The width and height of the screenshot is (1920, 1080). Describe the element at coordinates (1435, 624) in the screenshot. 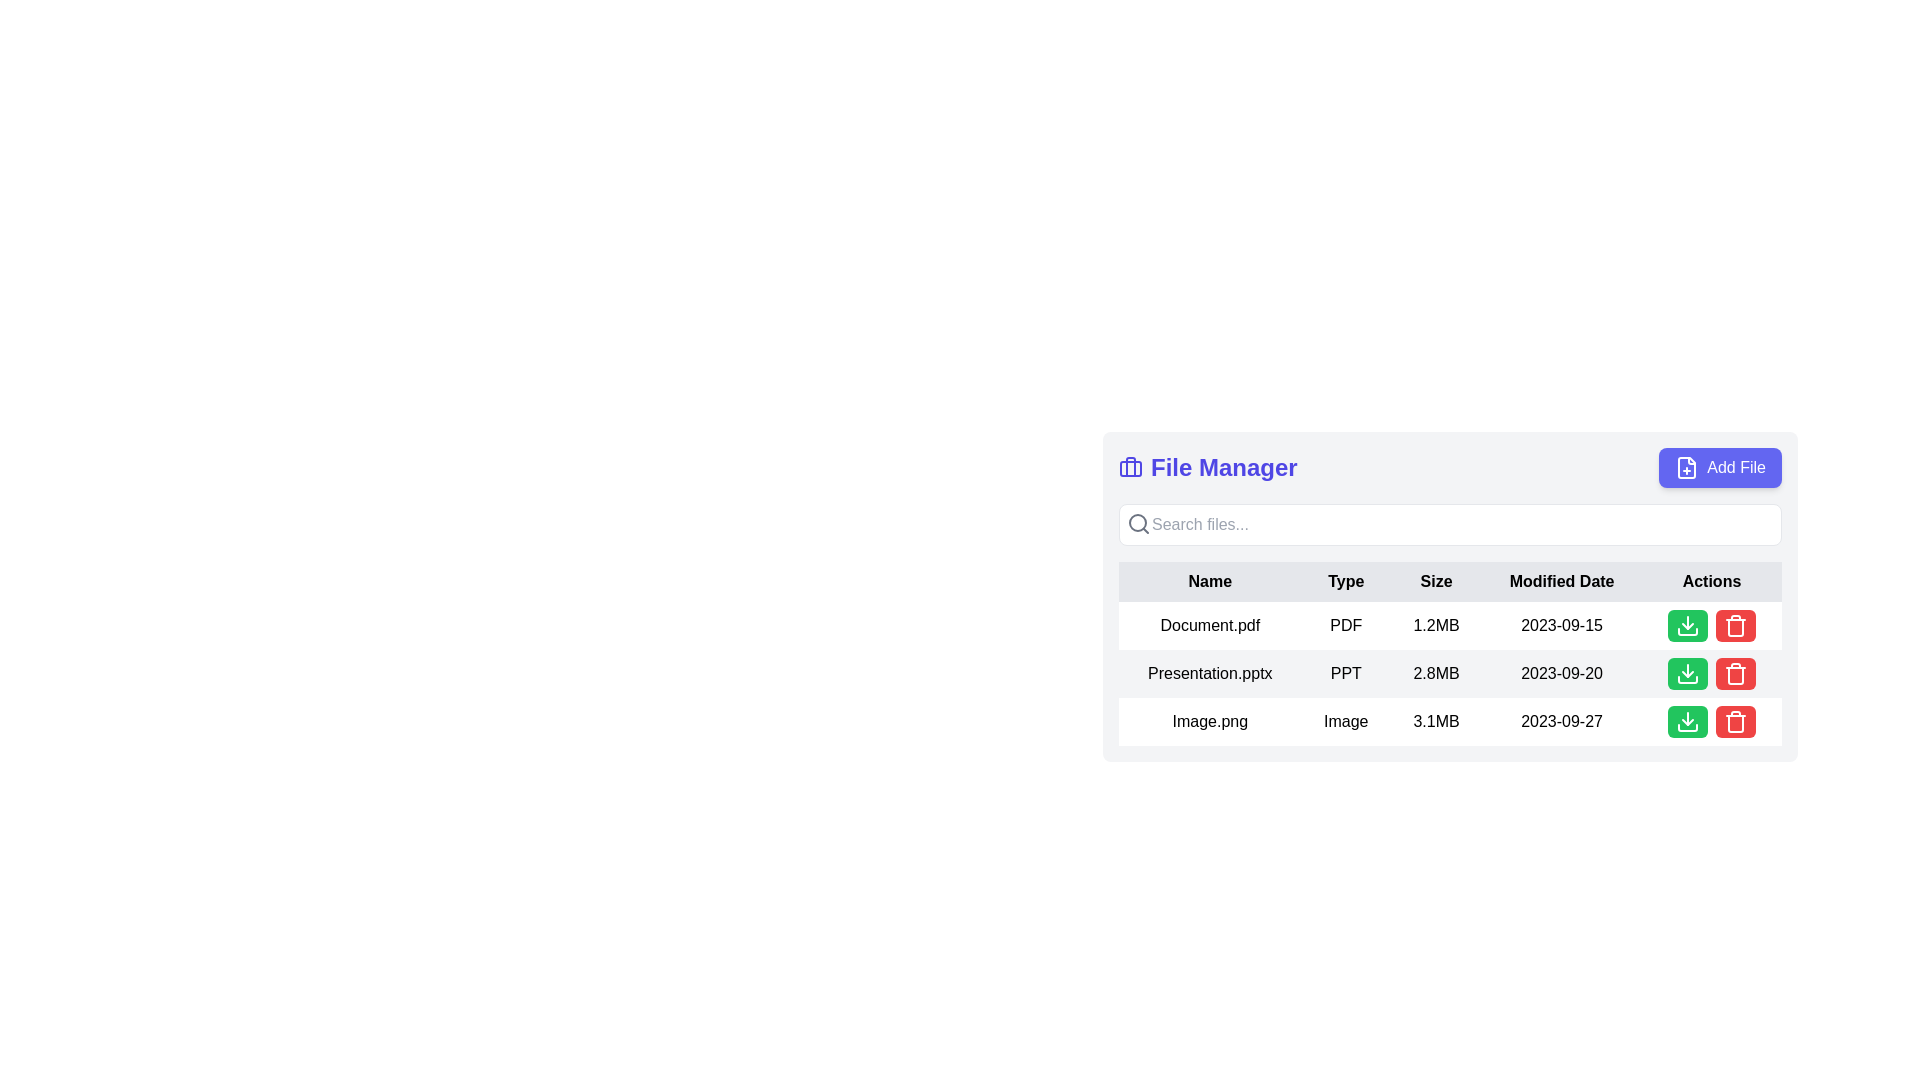

I see `the text element displaying '1.2MB' located in the third column of the first row of a file details table` at that location.